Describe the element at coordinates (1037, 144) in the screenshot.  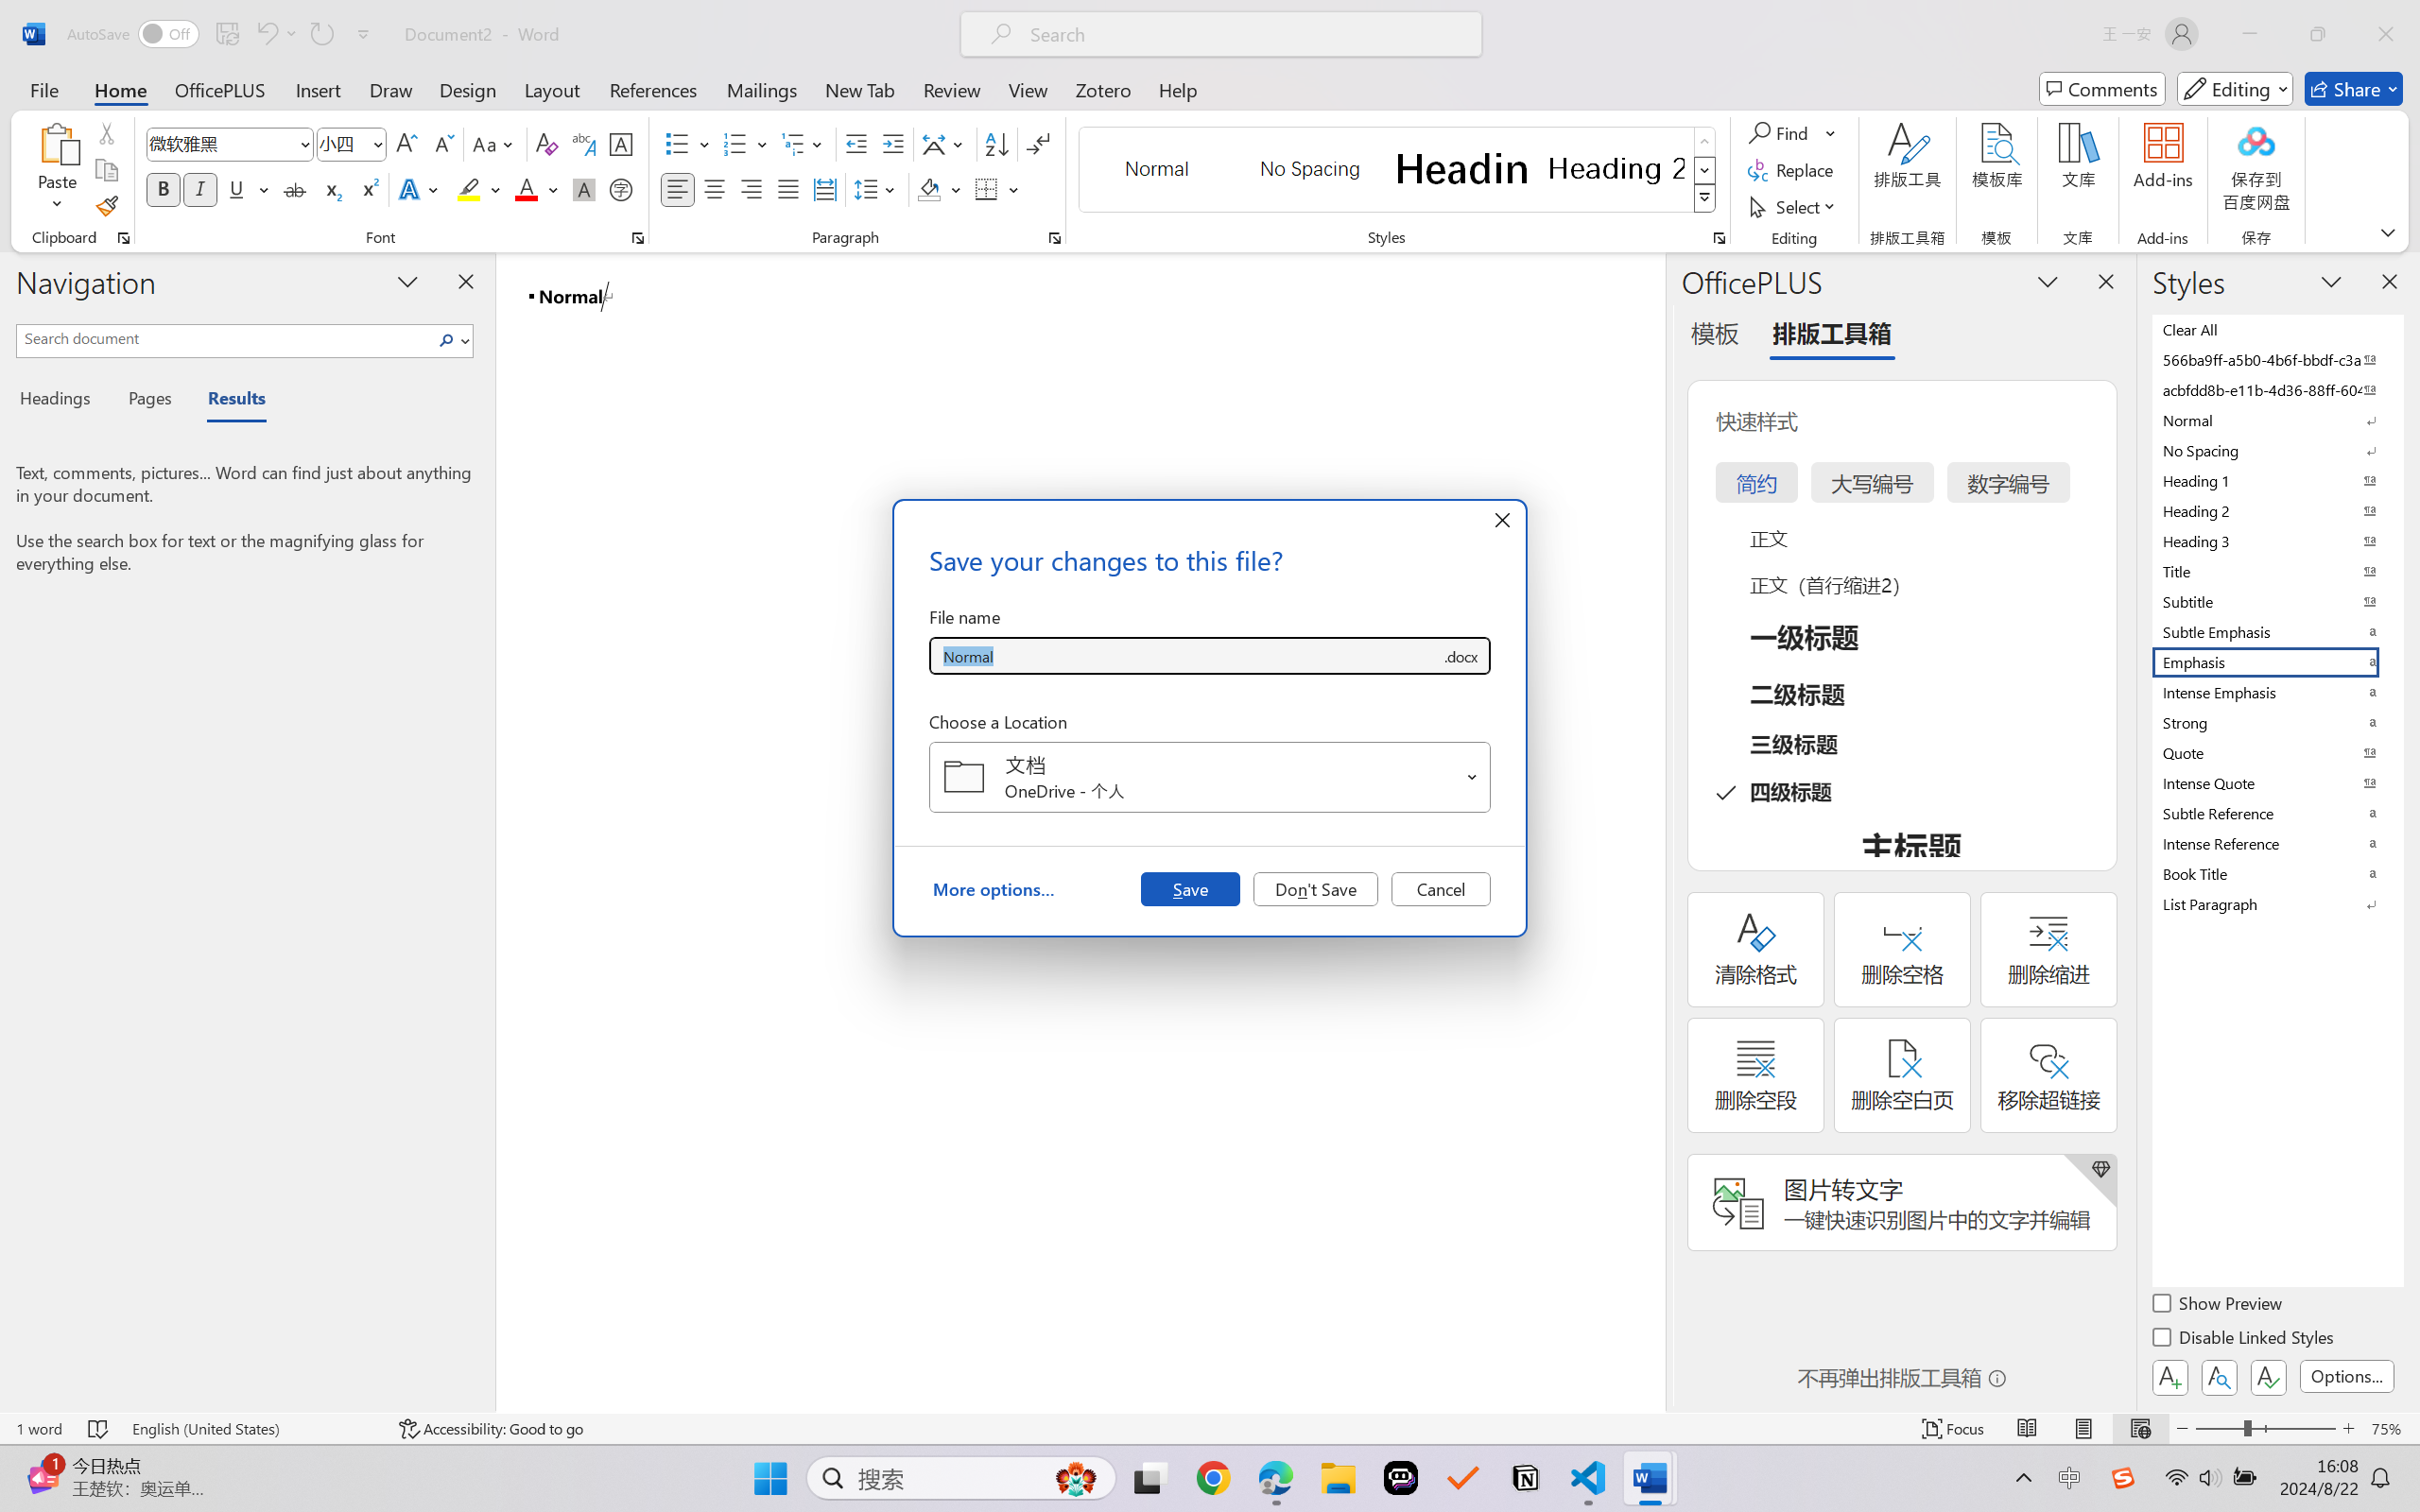
I see `'Show/Hide Editing Marks'` at that location.